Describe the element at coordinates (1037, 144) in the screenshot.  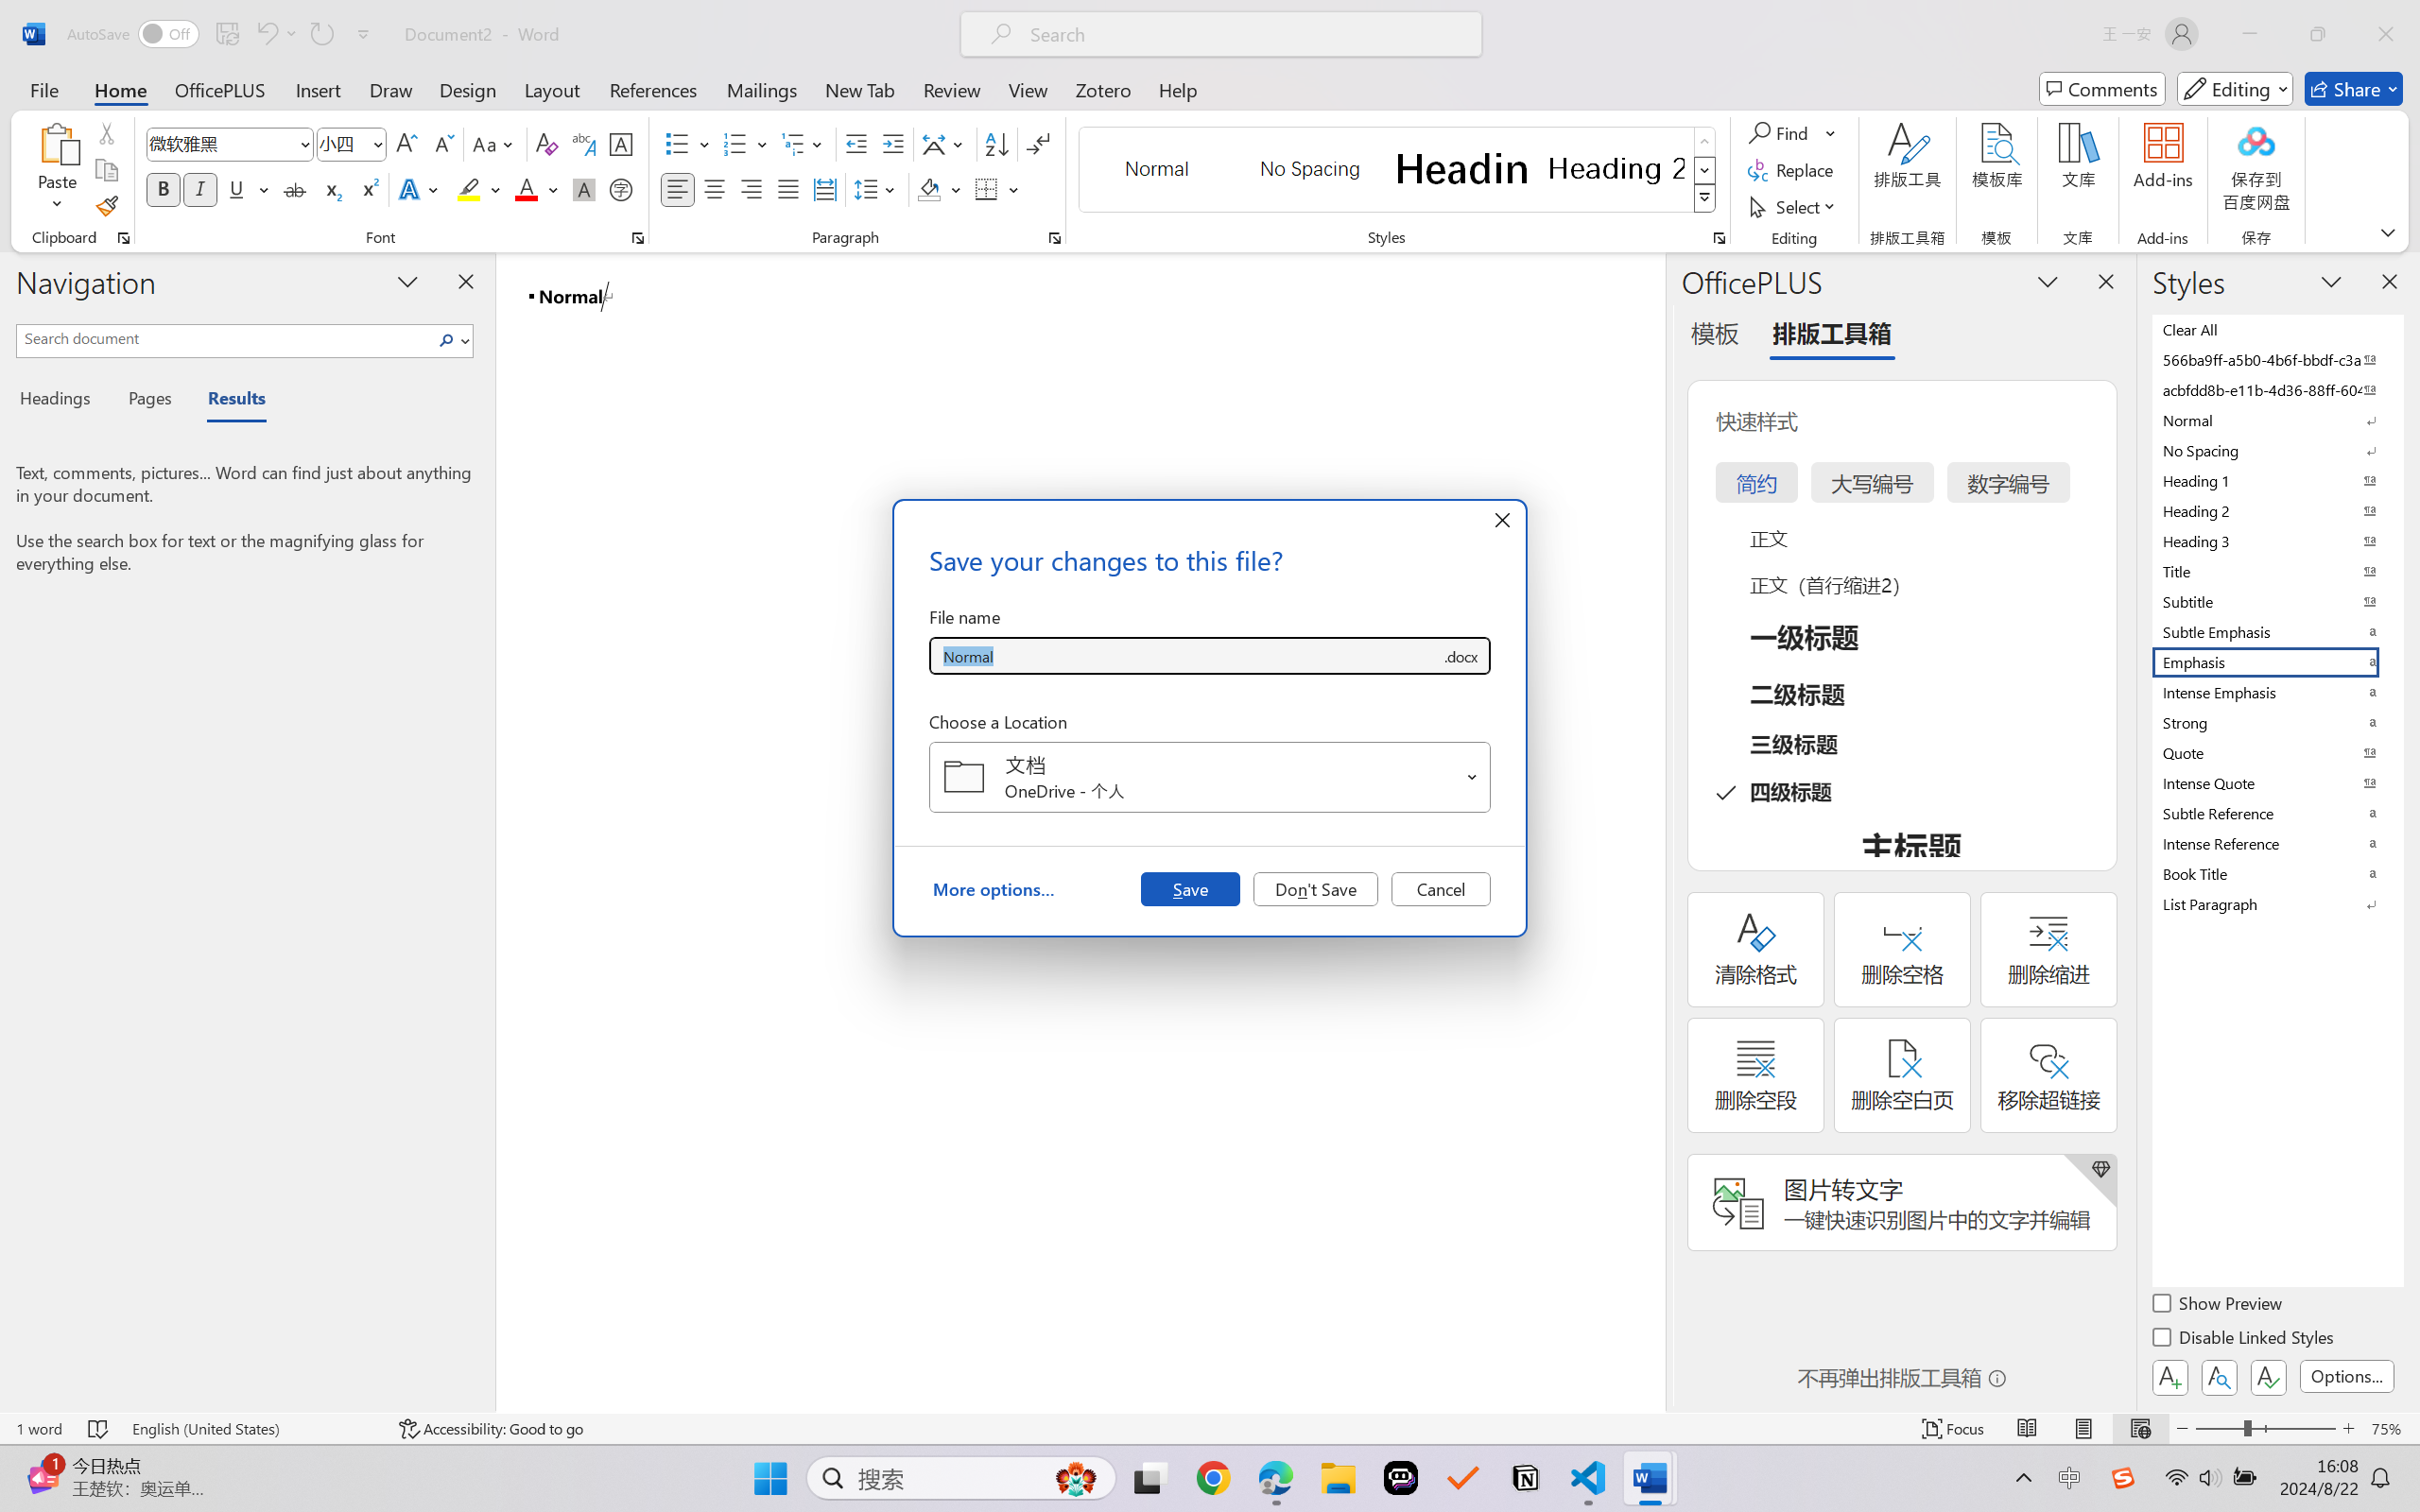
I see `'Show/Hide Editing Marks'` at that location.